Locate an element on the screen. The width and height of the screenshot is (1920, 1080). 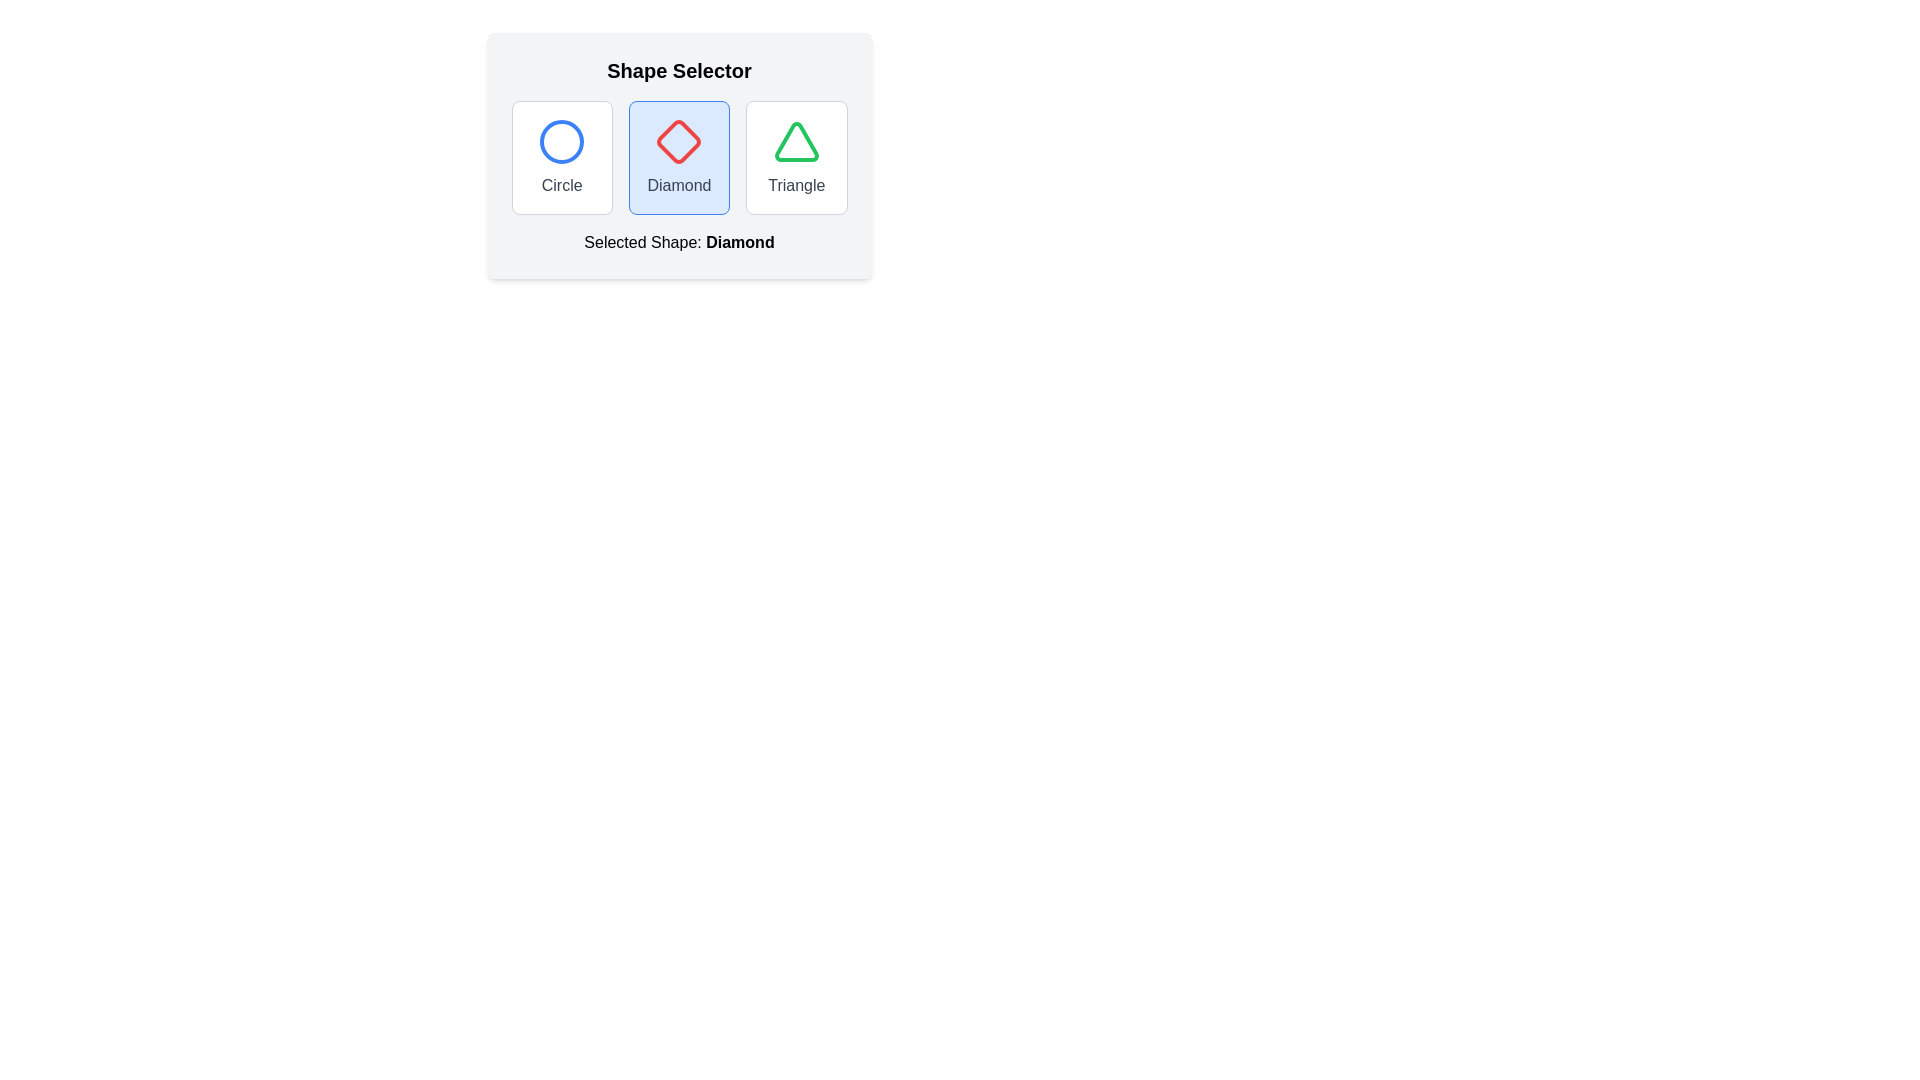
the triangular icon with a green border, which is the third option in the 'Shape Selector', located above the text 'Triangle' is located at coordinates (795, 141).